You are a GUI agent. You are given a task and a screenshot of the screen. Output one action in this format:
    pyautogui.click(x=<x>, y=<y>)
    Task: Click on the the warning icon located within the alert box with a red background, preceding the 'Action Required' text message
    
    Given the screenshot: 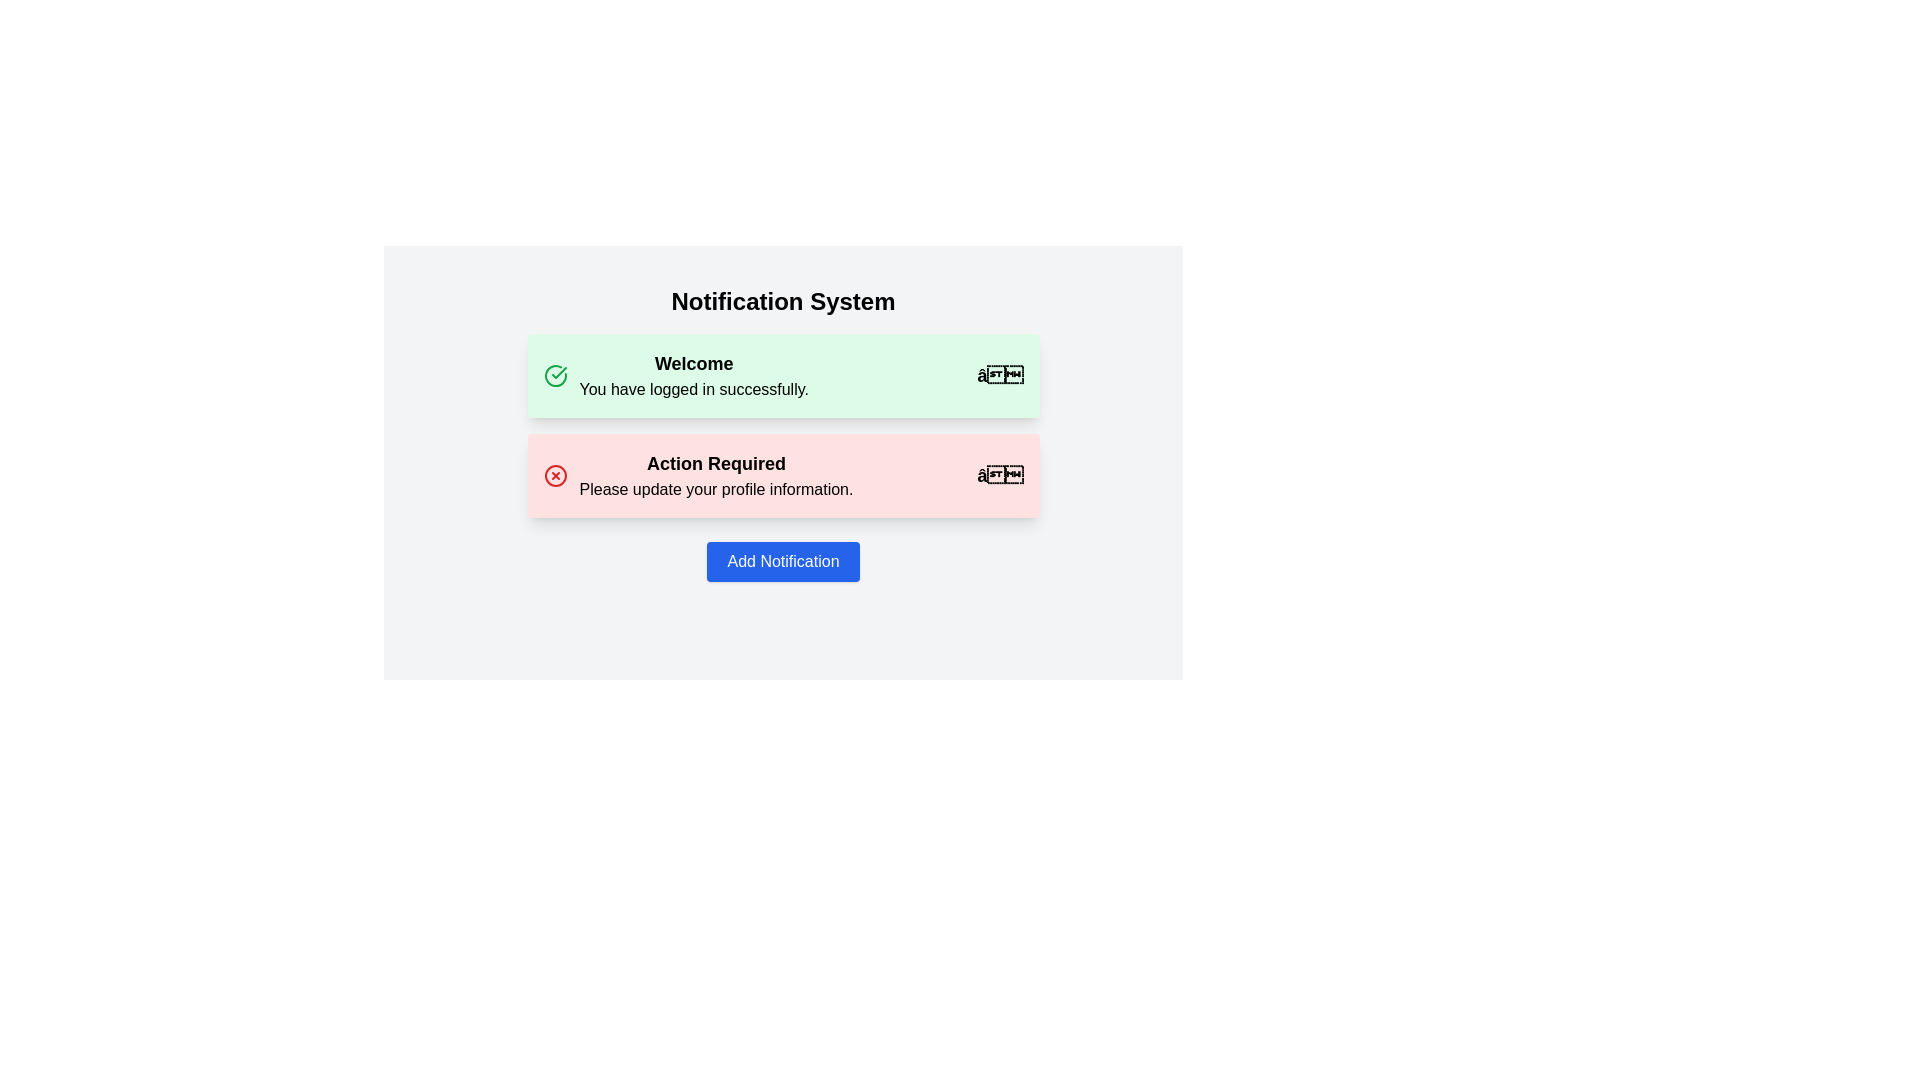 What is the action you would take?
    pyautogui.click(x=555, y=475)
    